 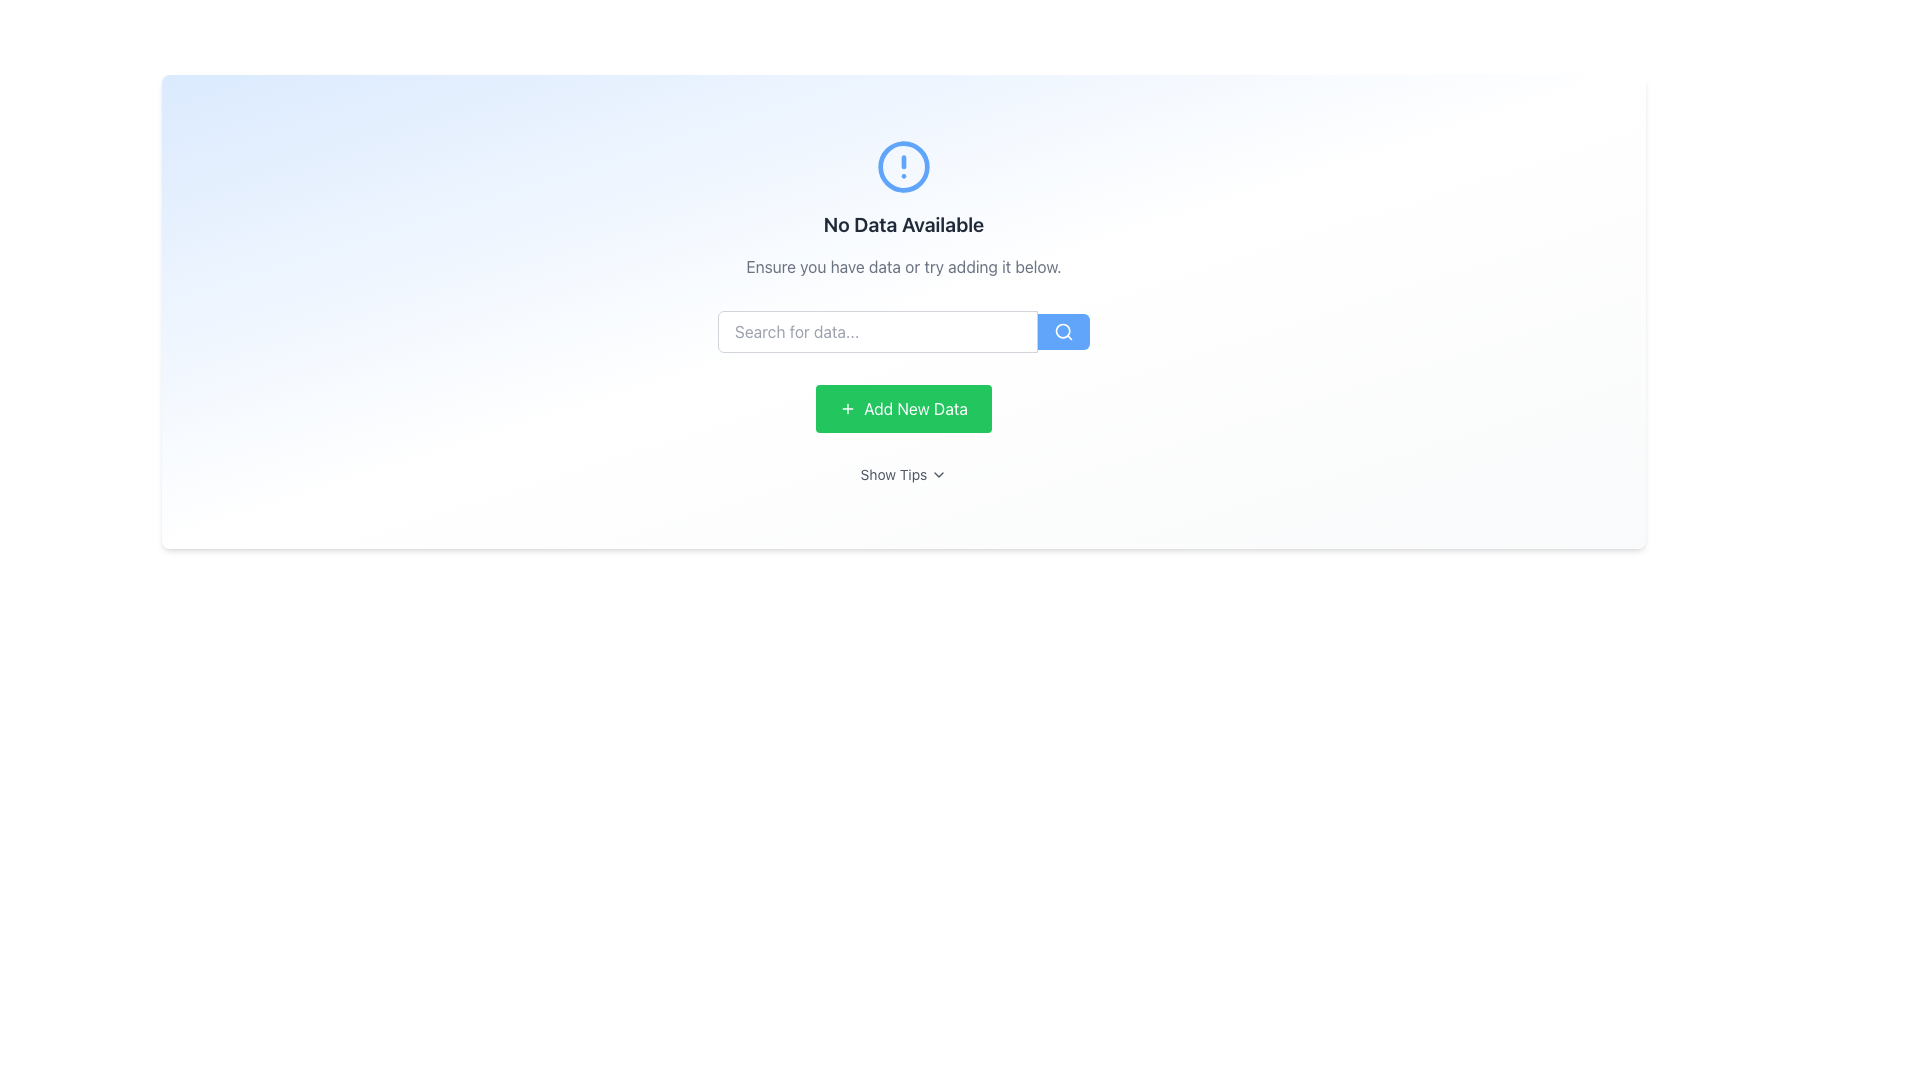 I want to click on the search icon button located at the right corner of the search input bar, so click(x=1063, y=330).